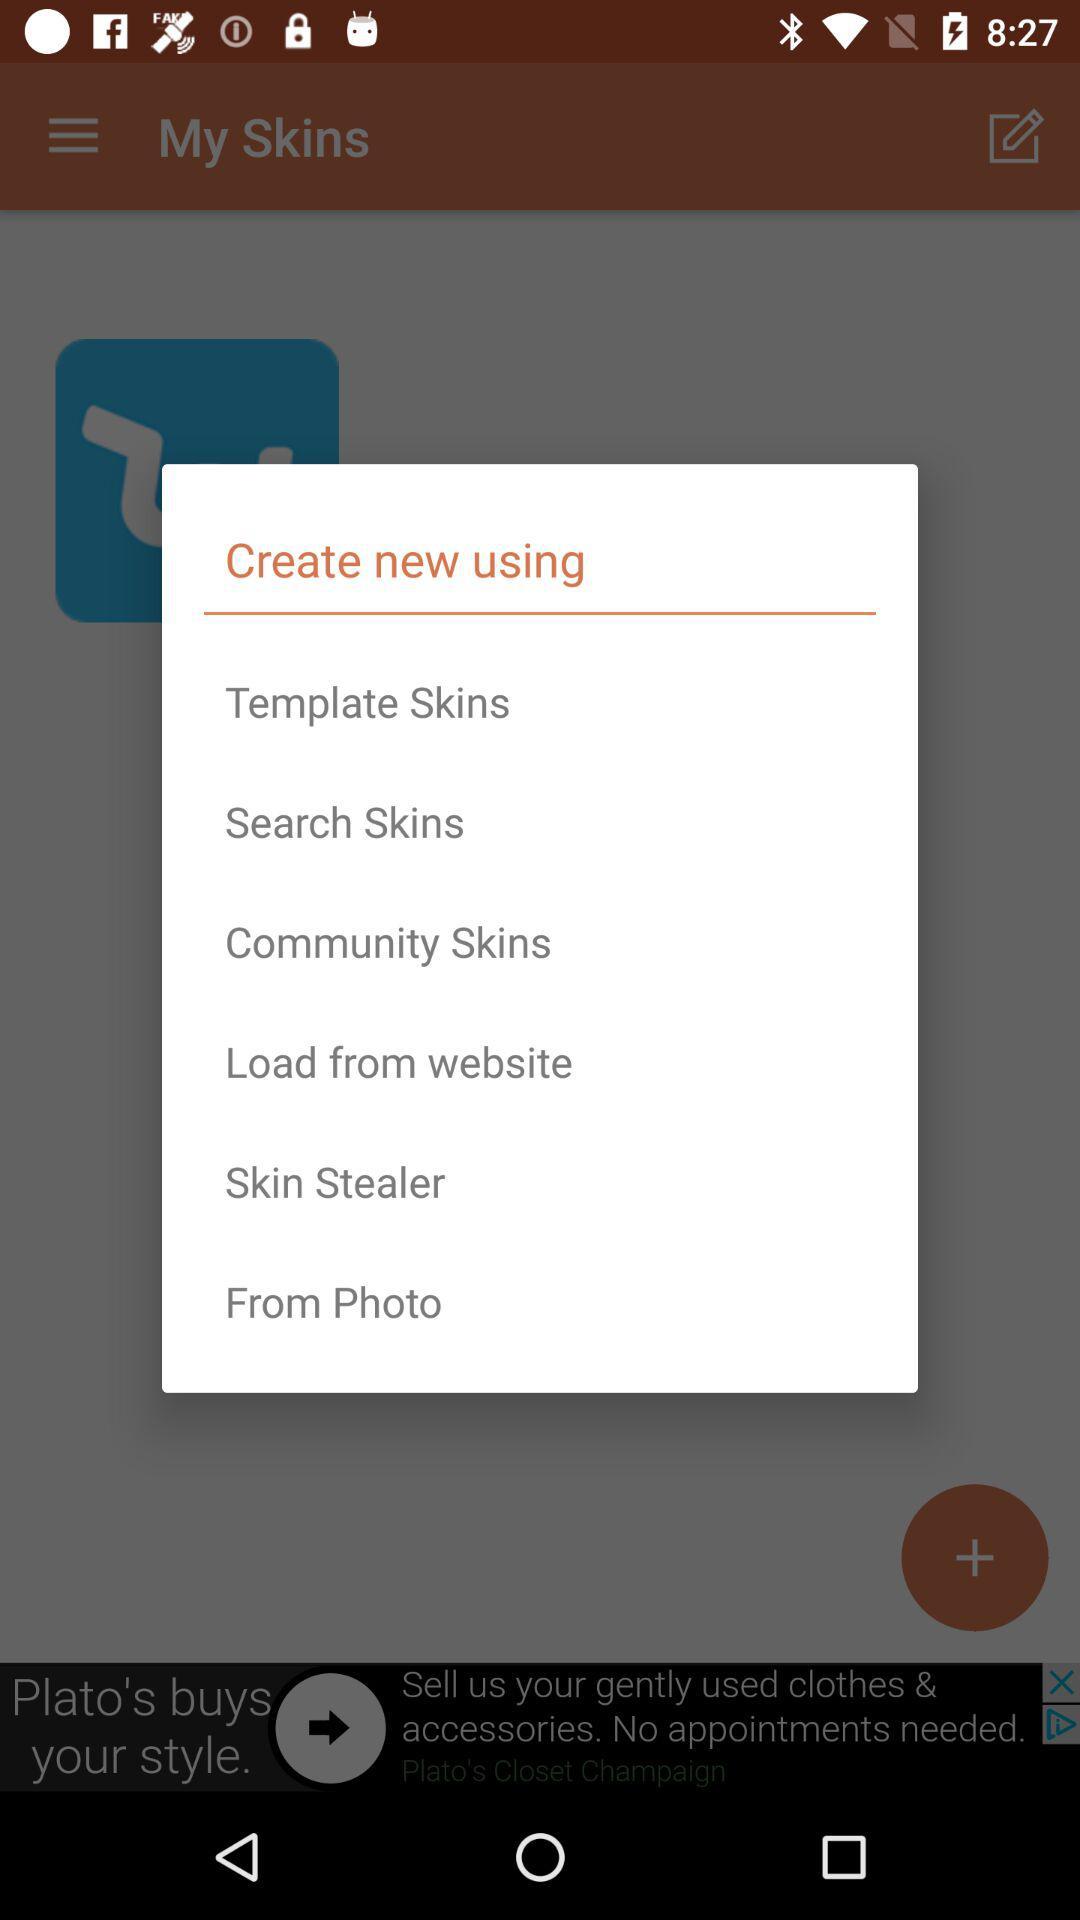 The image size is (1080, 1920). What do you see at coordinates (540, 821) in the screenshot?
I see `the item above community skins` at bounding box center [540, 821].